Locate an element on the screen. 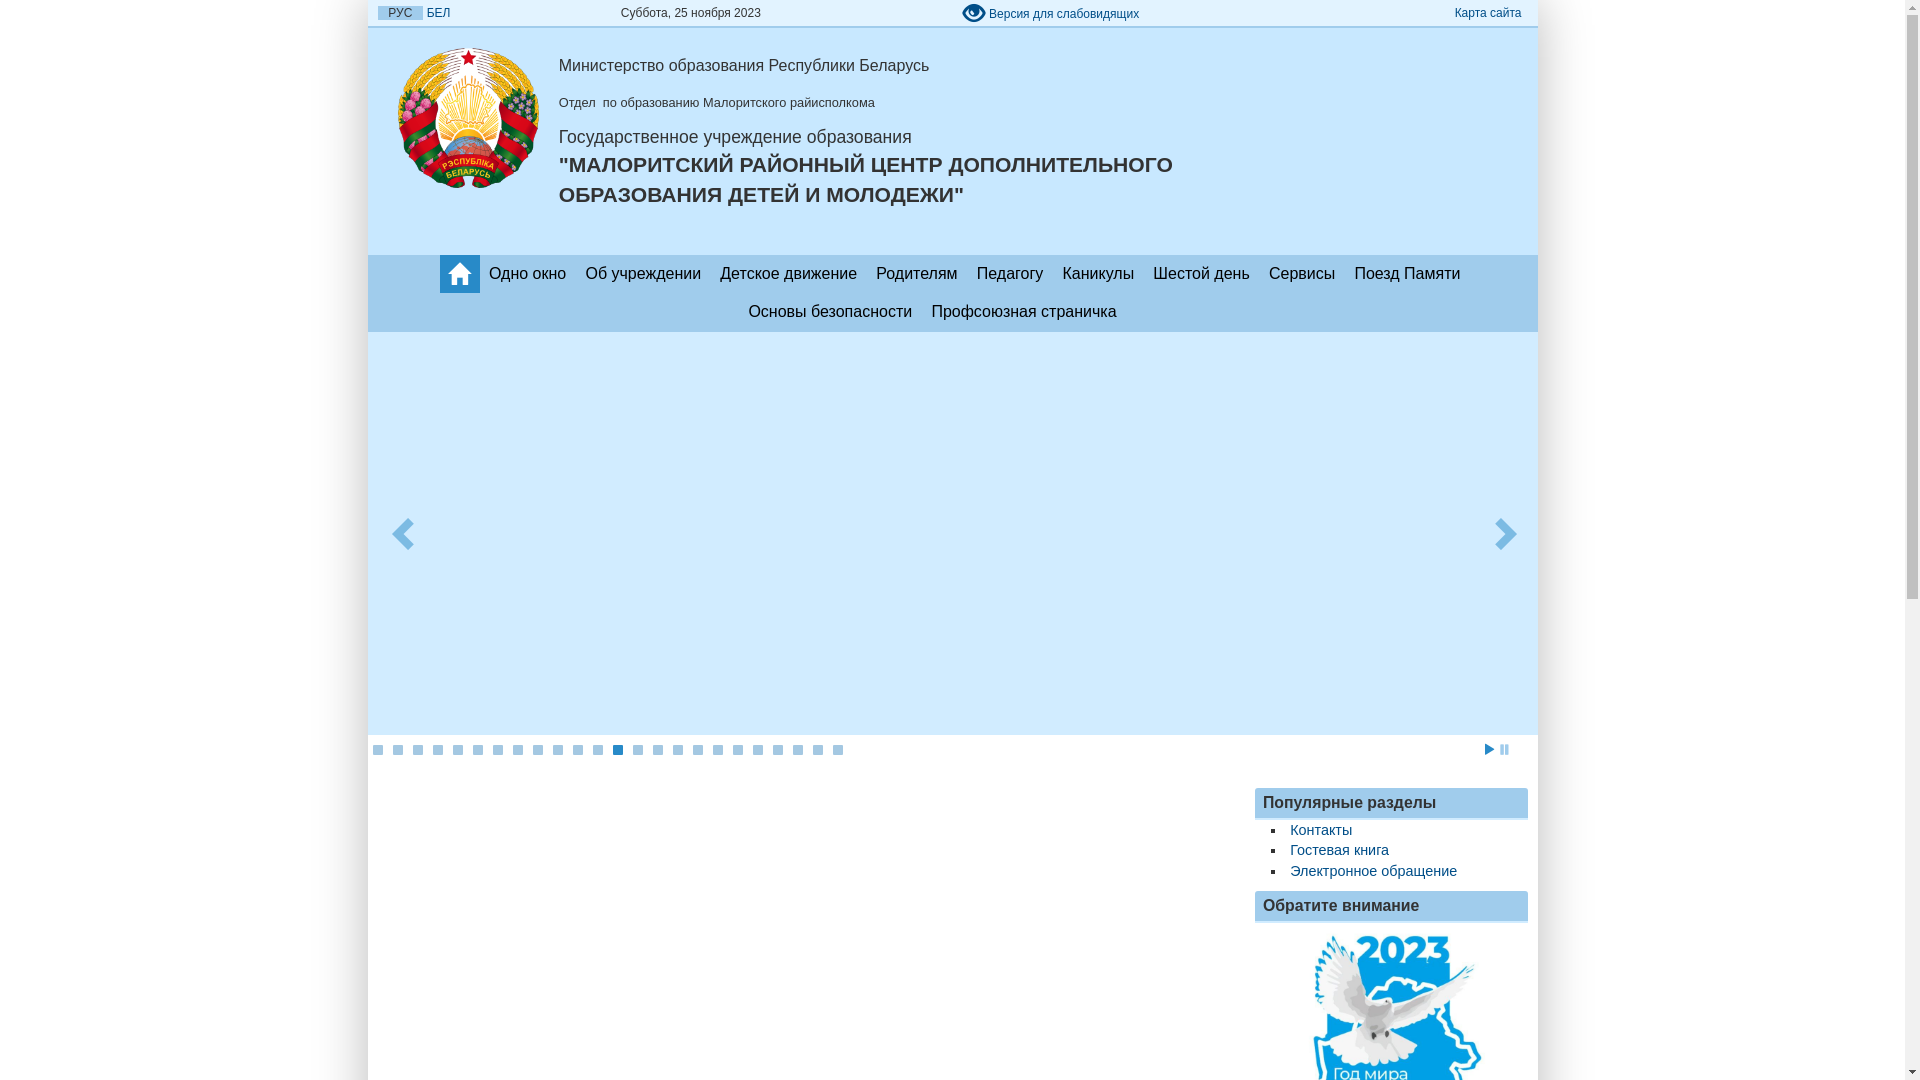 This screenshot has height=1080, width=1920. '23' is located at coordinates (811, 749).